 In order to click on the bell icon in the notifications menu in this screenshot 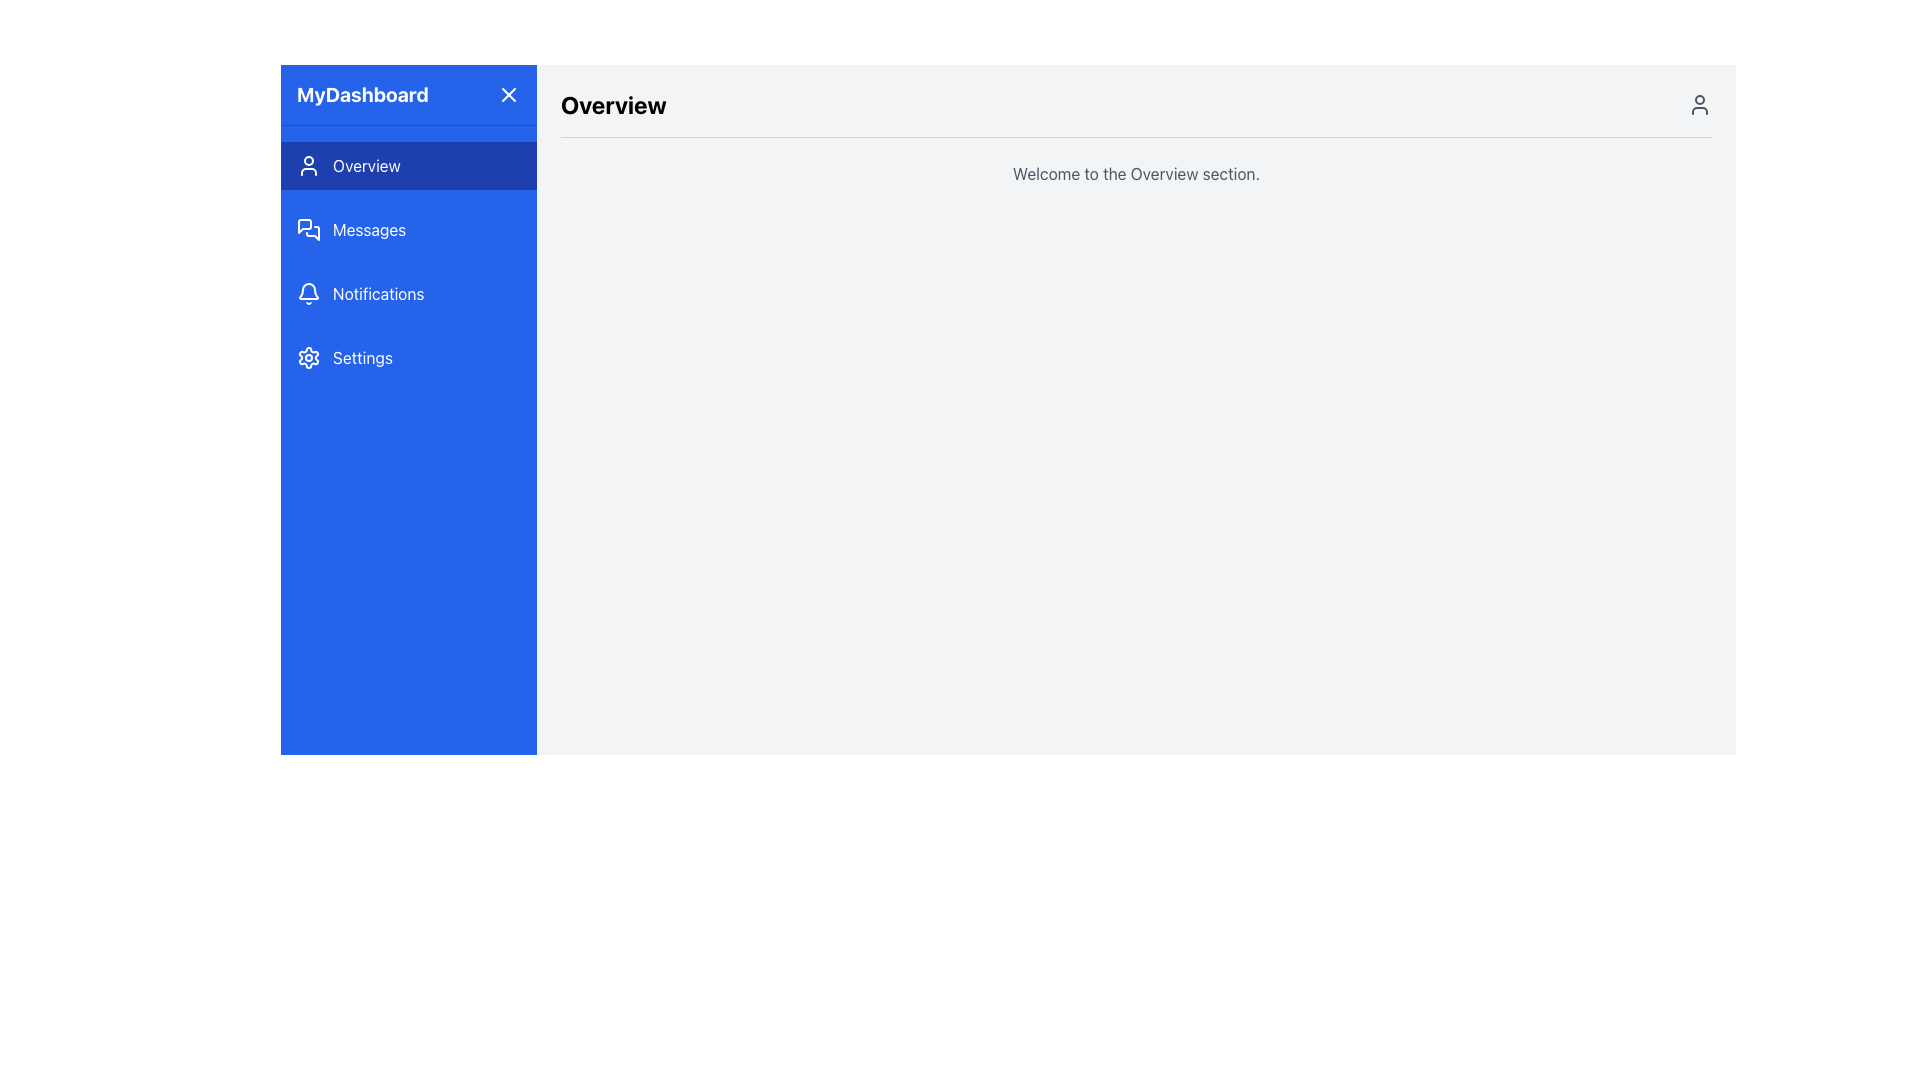, I will do `click(307, 291)`.